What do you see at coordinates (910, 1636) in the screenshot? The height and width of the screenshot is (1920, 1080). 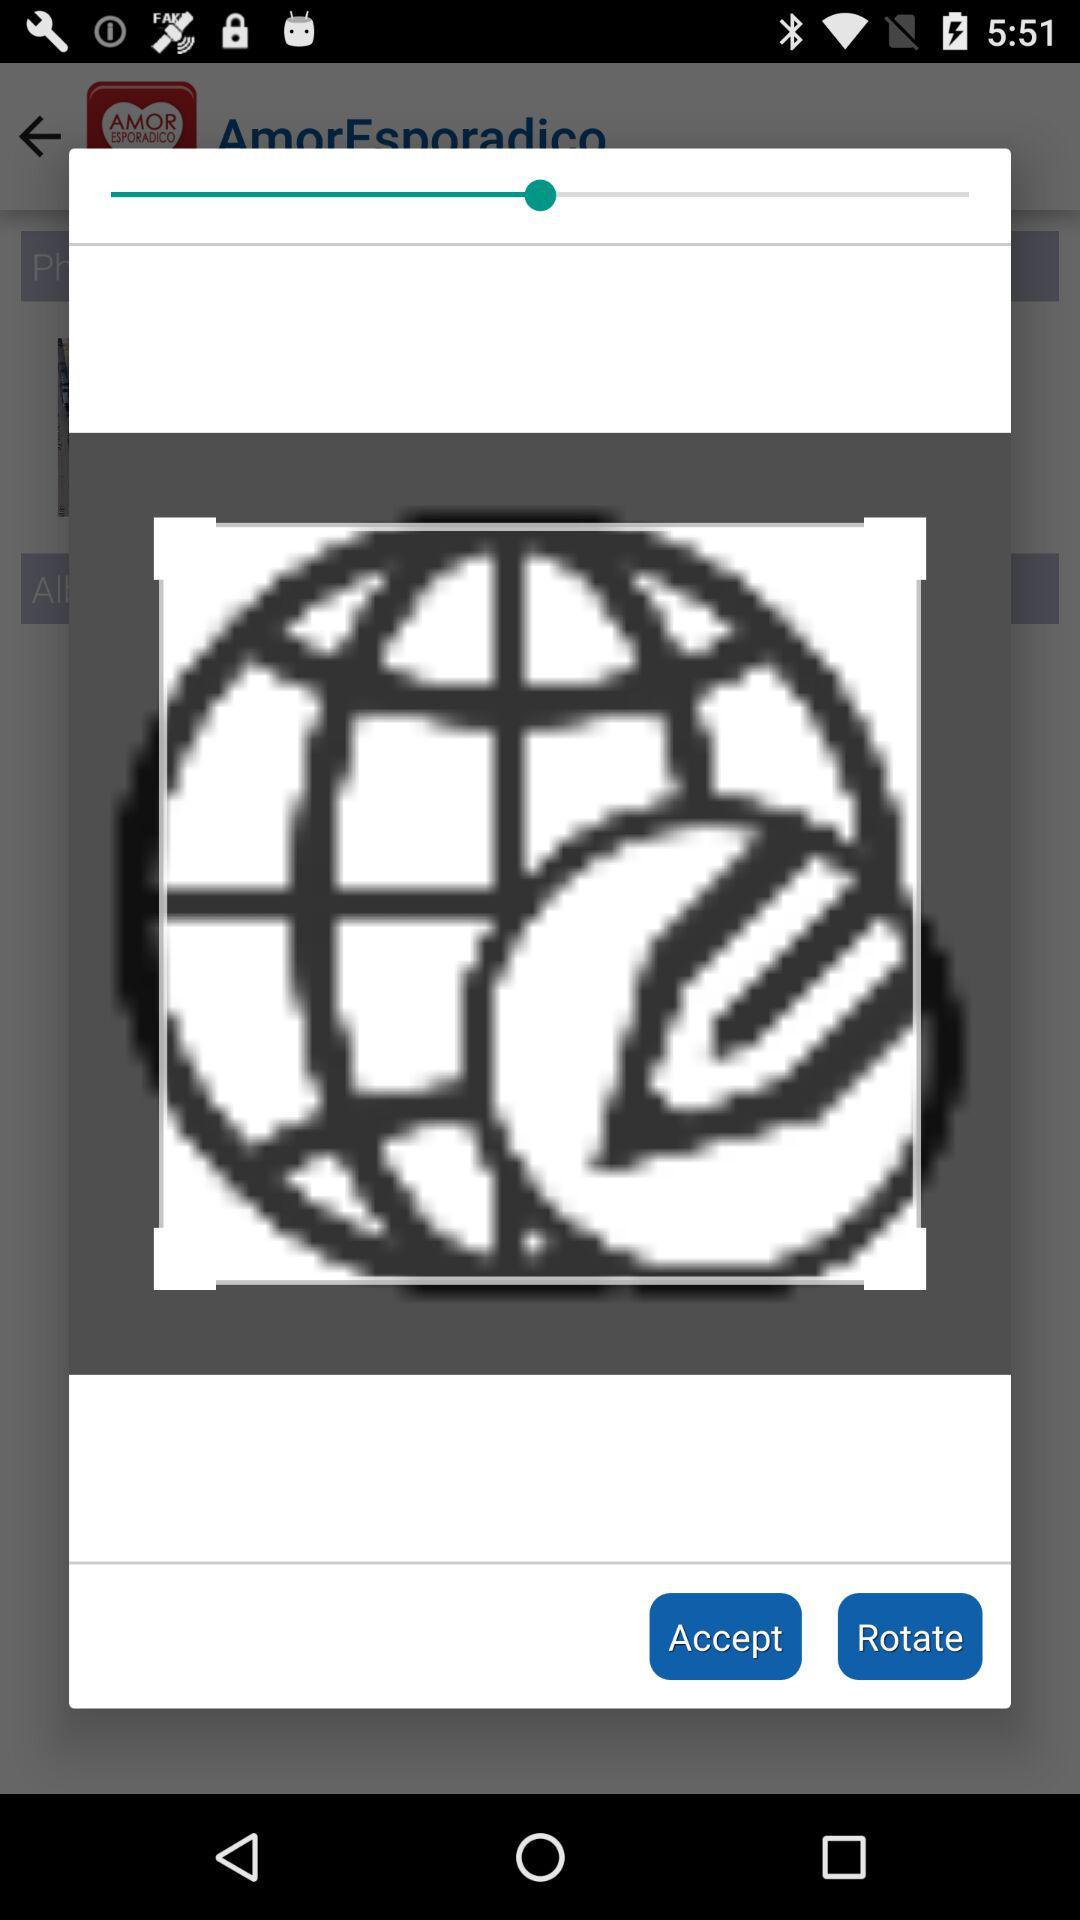 I see `the item next to accept item` at bounding box center [910, 1636].